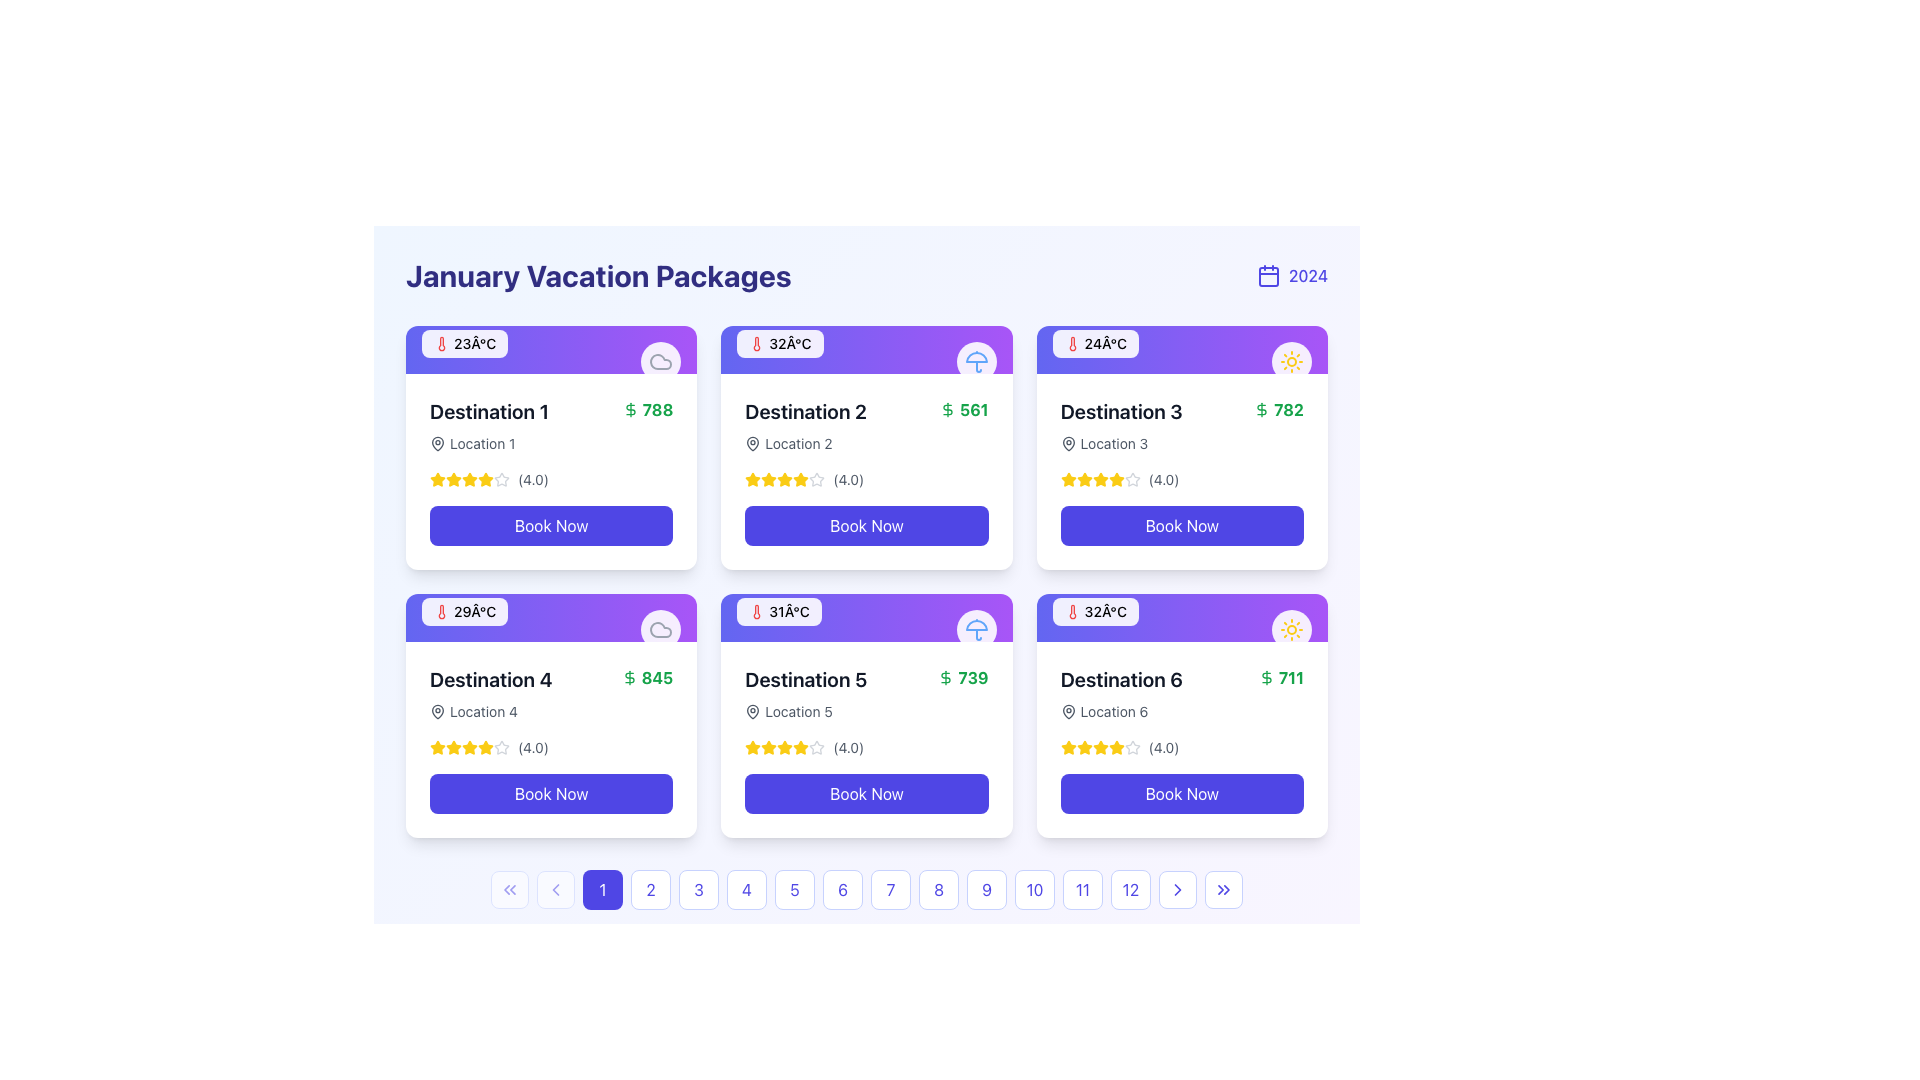 This screenshot has height=1080, width=1920. I want to click on the third star in the rating system for 'Destination 6' which visually denotes a rating of 3 stars, so click(1099, 748).